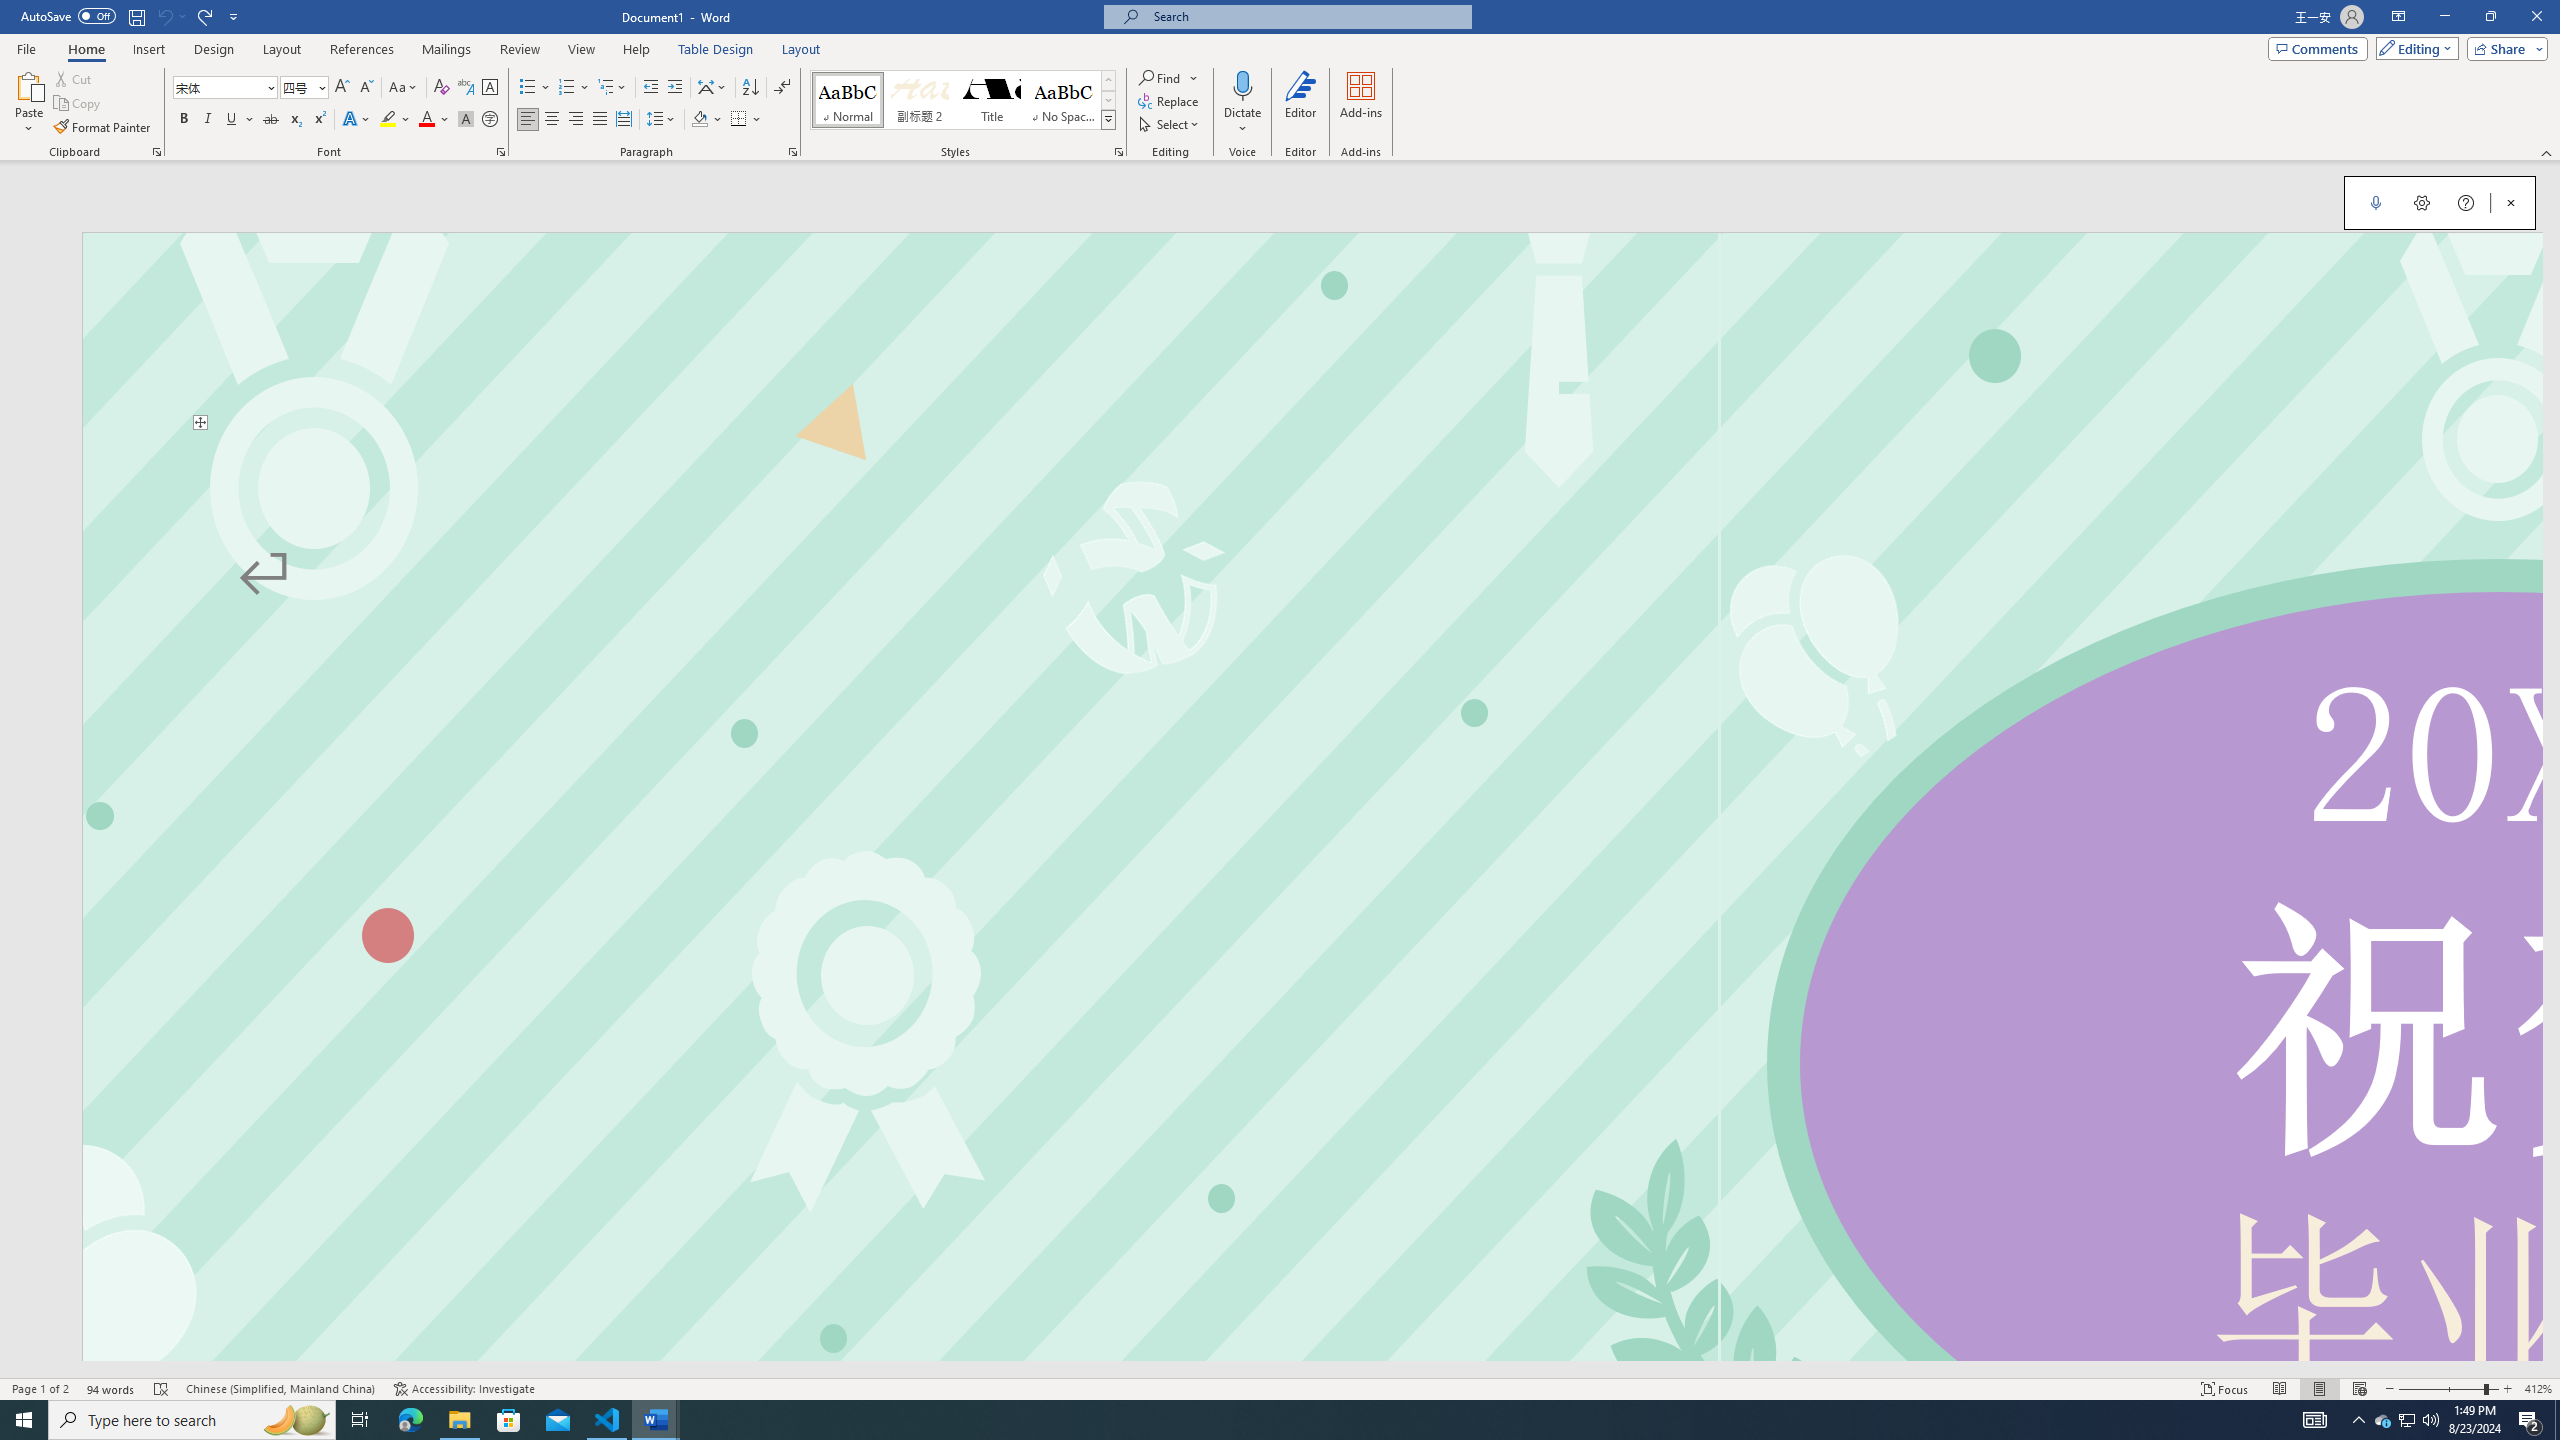 The height and width of the screenshot is (1440, 2560). What do you see at coordinates (574, 87) in the screenshot?
I see `'Numbering'` at bounding box center [574, 87].